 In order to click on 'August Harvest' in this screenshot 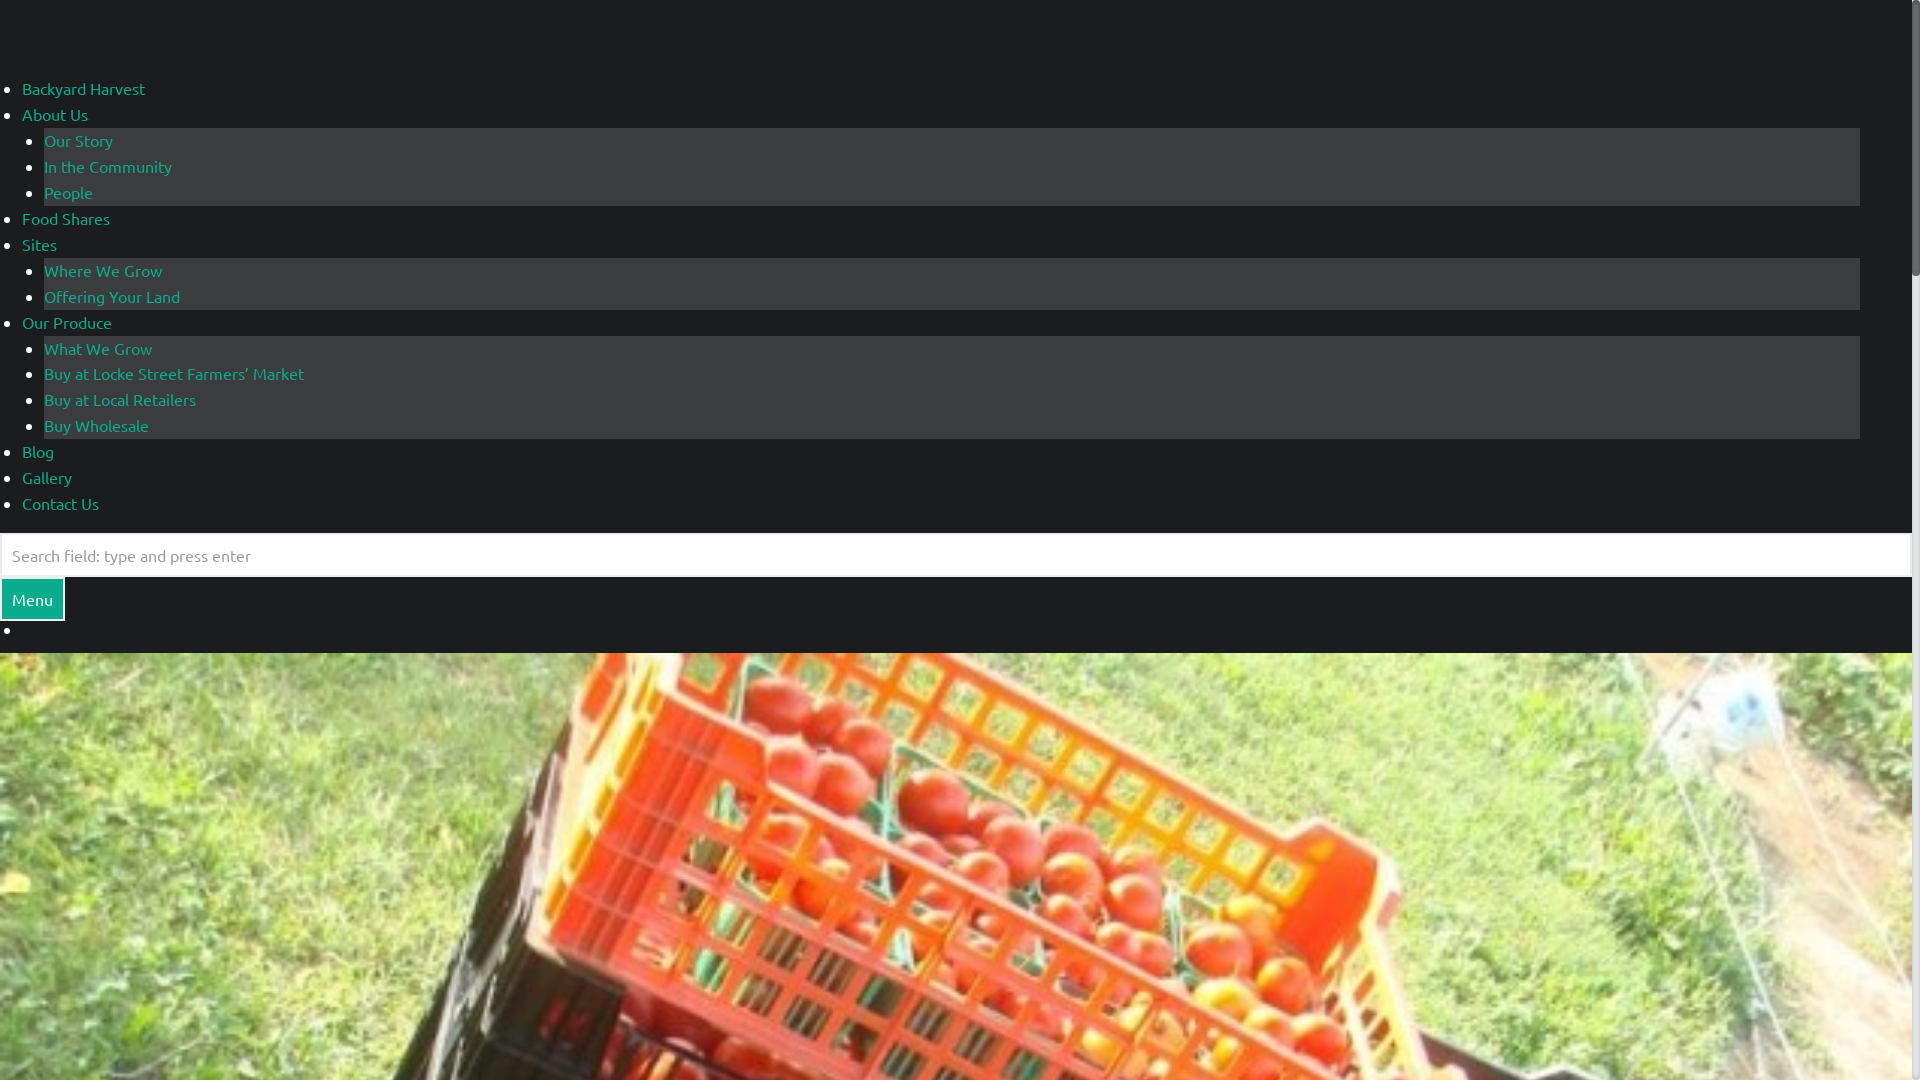, I will do `click(954, 663)`.